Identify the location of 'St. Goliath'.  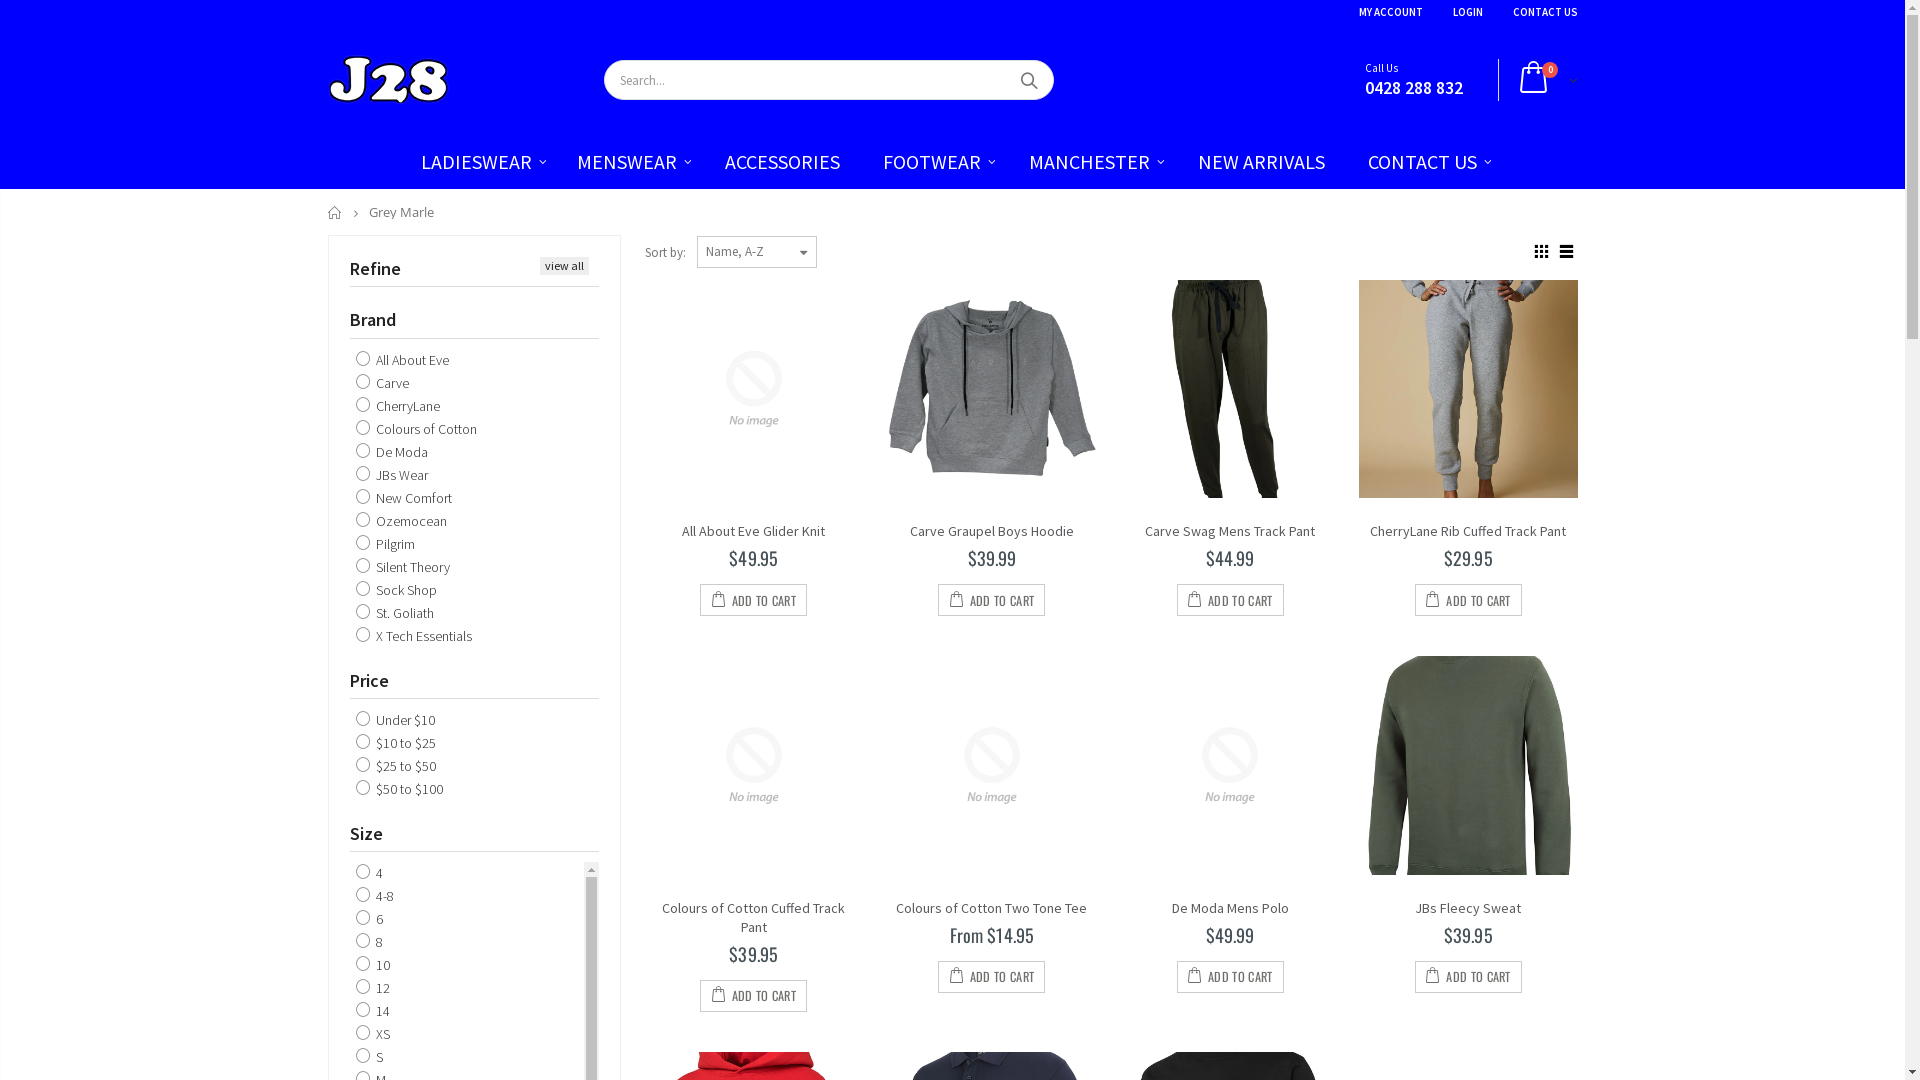
(355, 612).